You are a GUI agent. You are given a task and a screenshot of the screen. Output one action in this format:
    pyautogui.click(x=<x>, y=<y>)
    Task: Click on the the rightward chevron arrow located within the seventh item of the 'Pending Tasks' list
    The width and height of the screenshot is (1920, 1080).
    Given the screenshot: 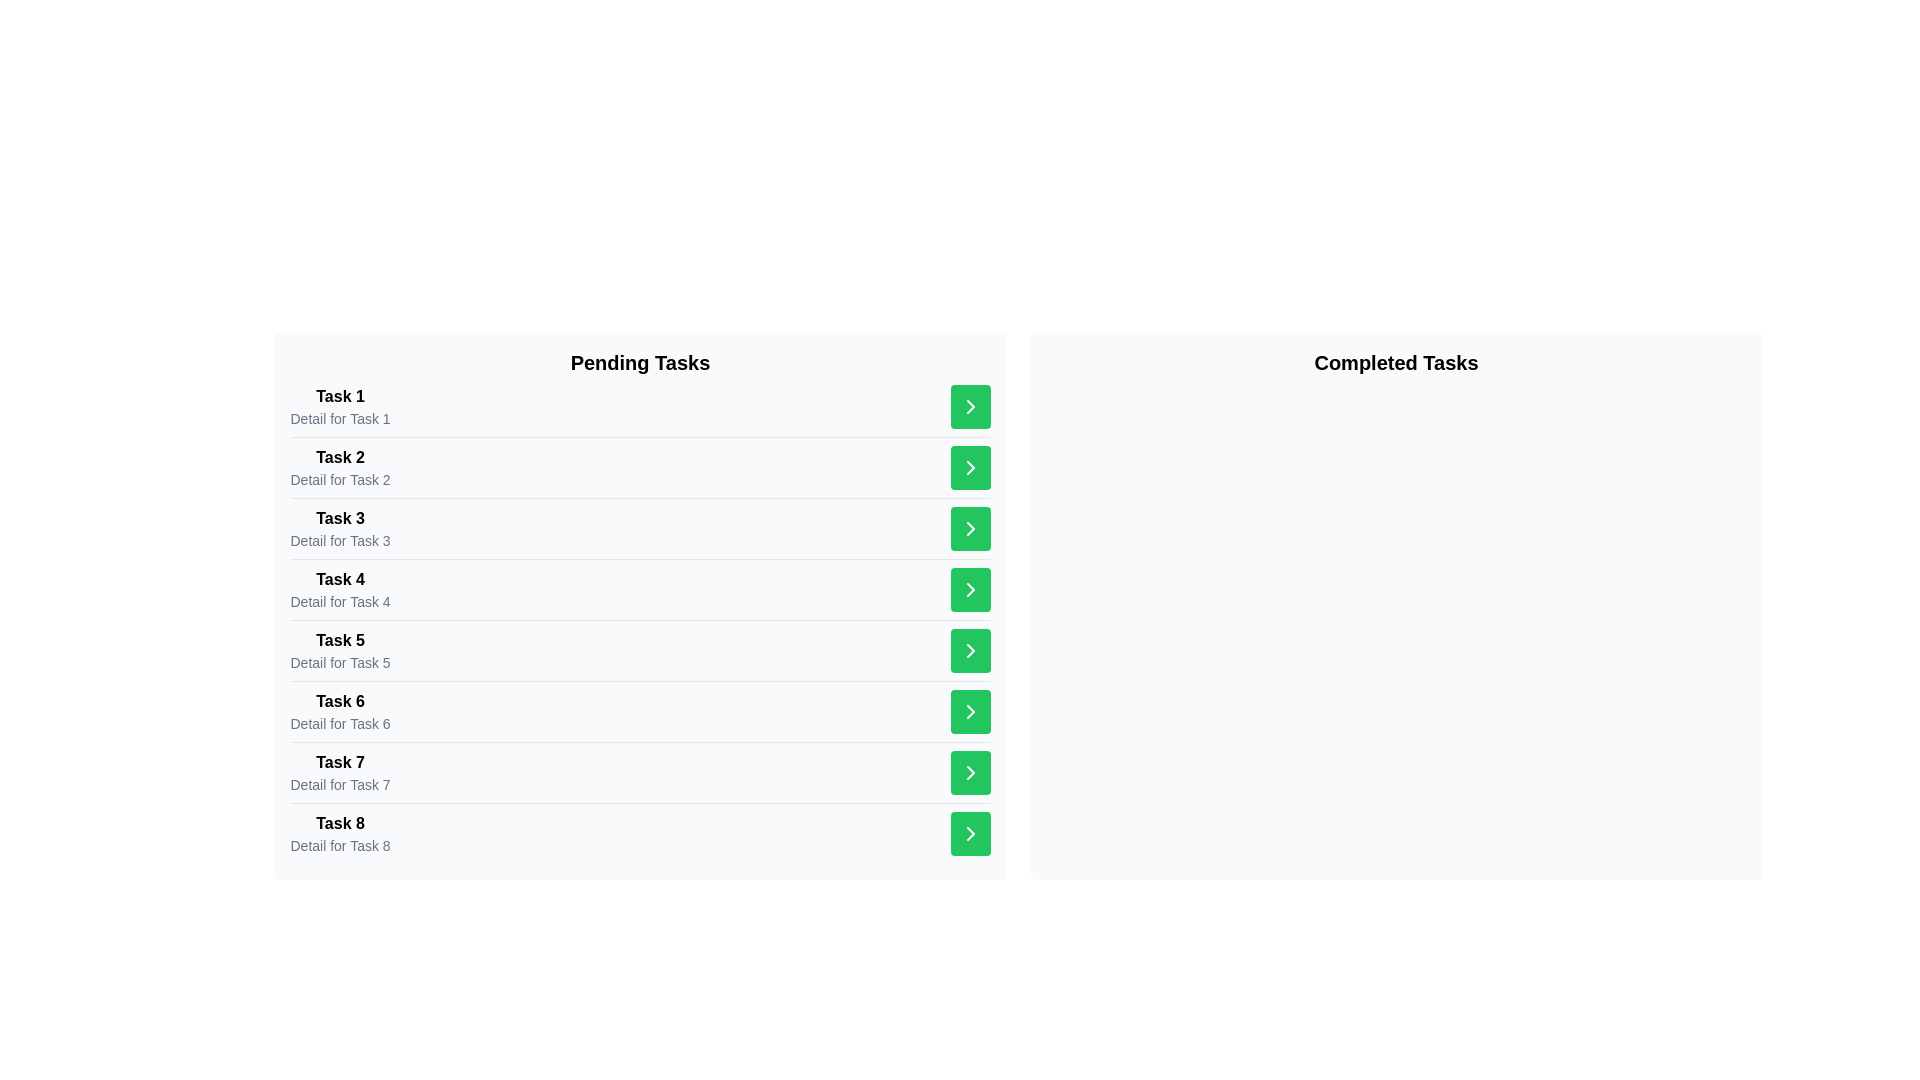 What is the action you would take?
    pyautogui.click(x=970, y=527)
    